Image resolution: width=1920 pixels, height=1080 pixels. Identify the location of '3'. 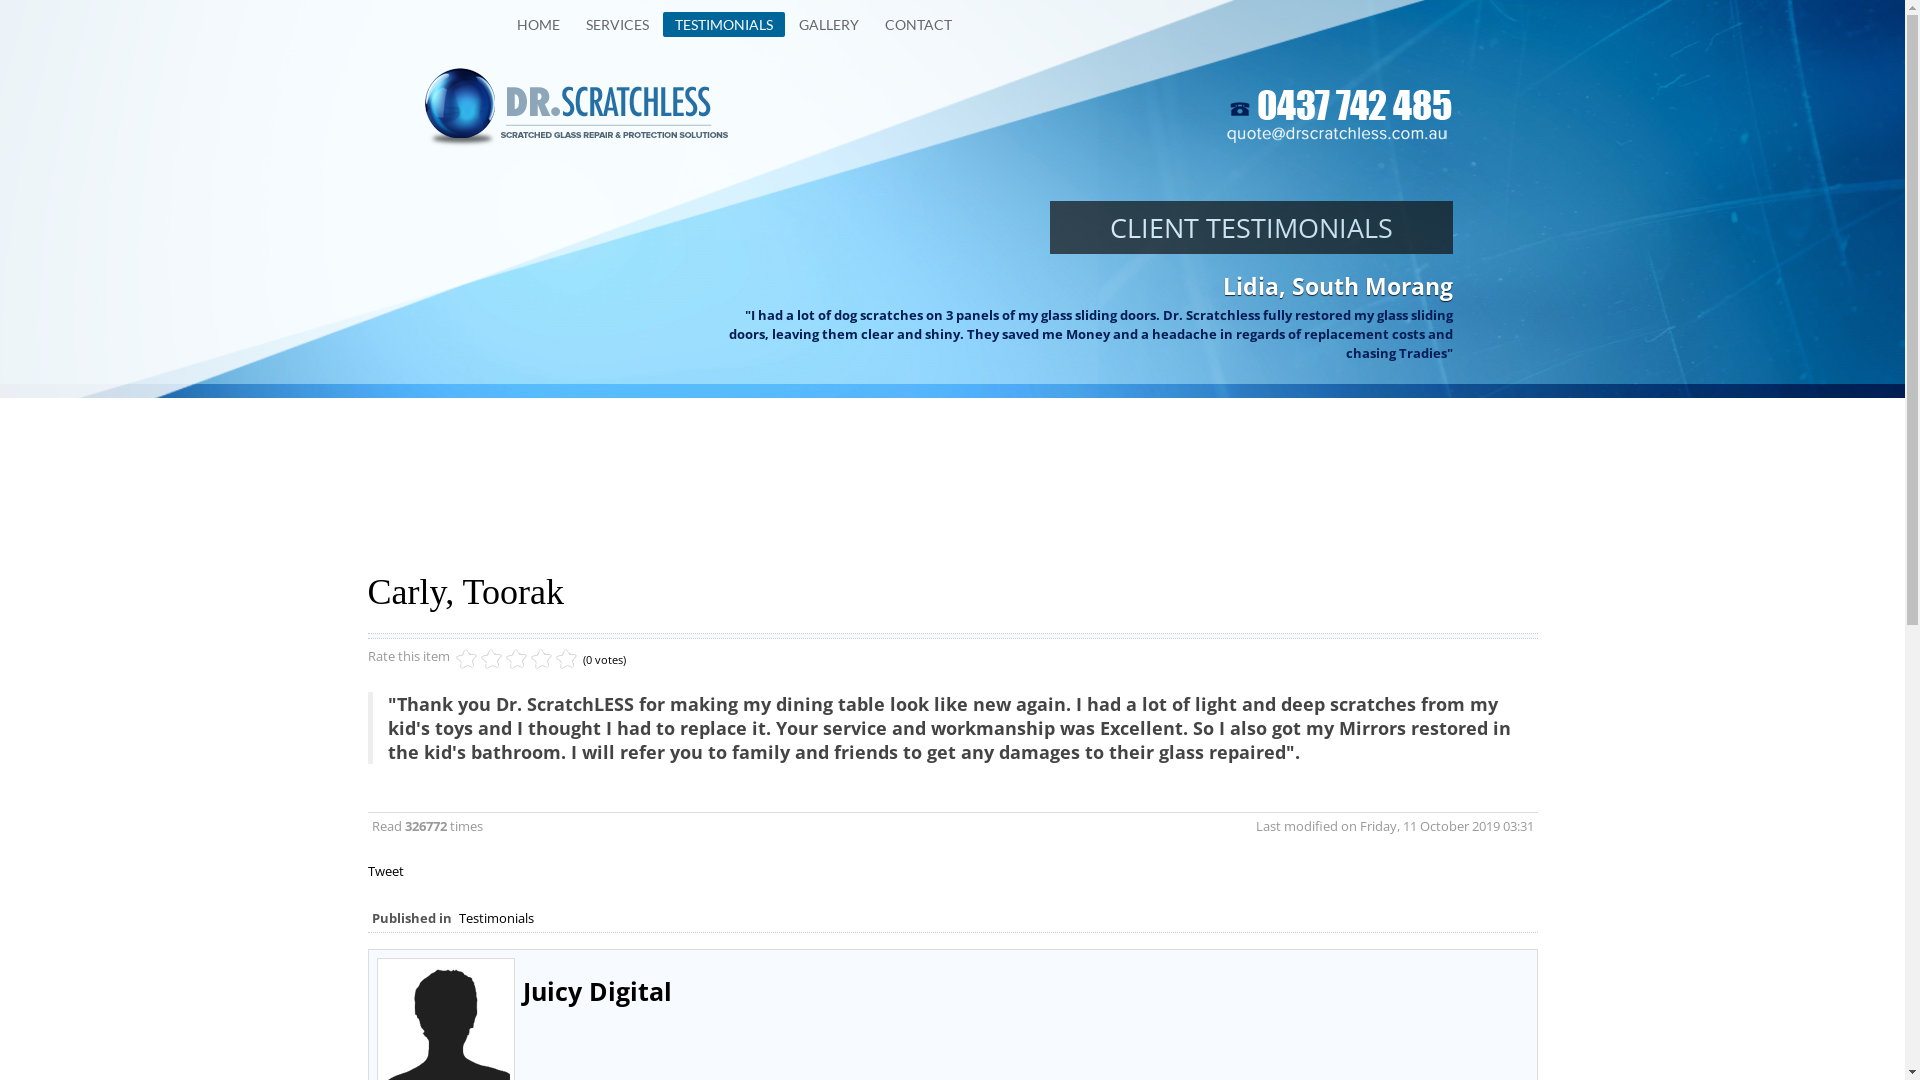
(491, 659).